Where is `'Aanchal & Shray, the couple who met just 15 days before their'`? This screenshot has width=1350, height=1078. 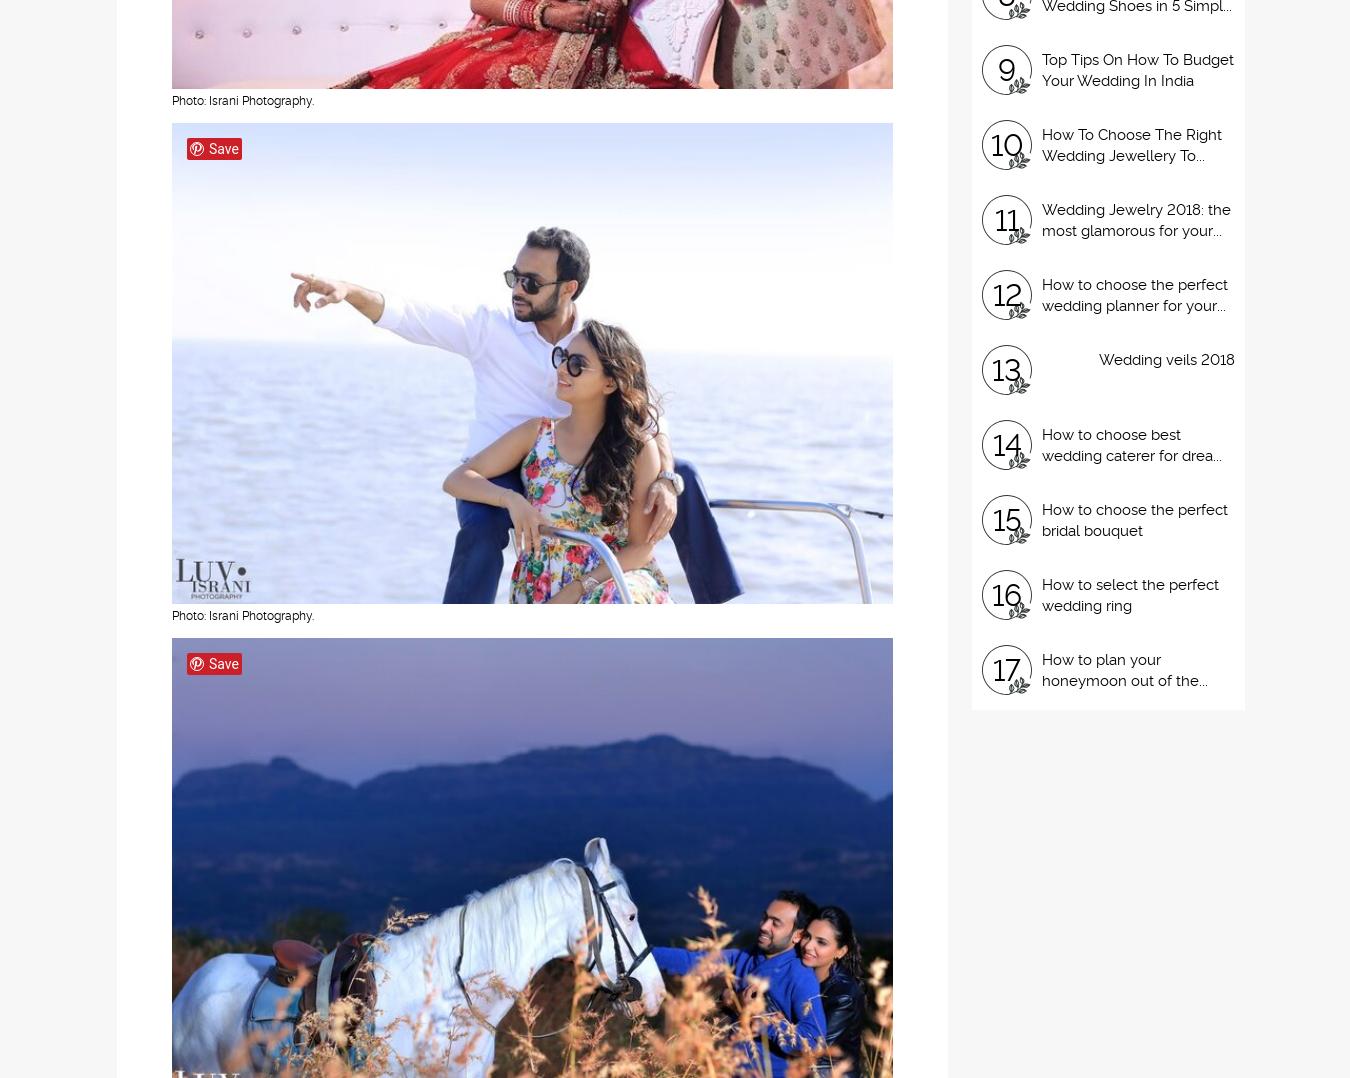
'Aanchal & Shray, the couple who met just 15 days before their' is located at coordinates (399, 1047).